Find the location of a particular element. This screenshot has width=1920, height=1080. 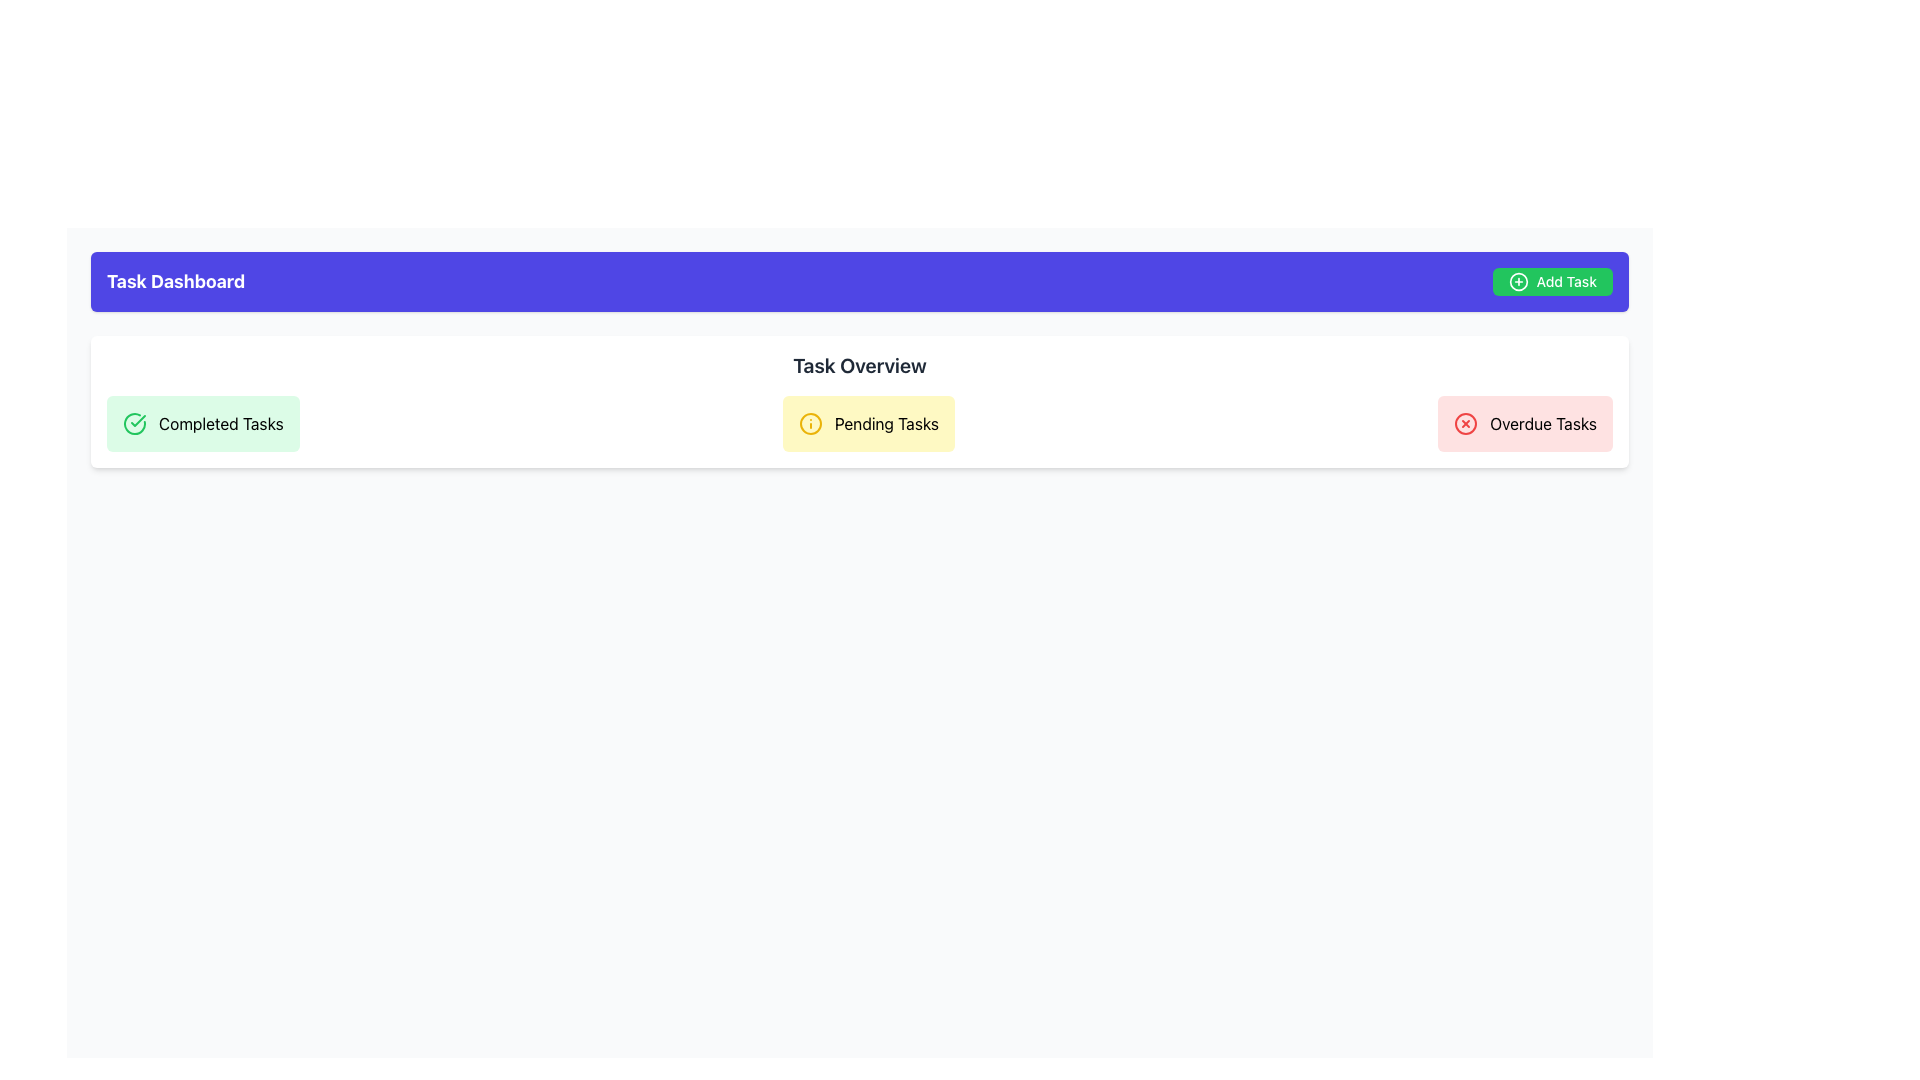

text from the 'Task Dashboard' heading located in the upper-left corner of the indigo-colored section is located at coordinates (176, 281).